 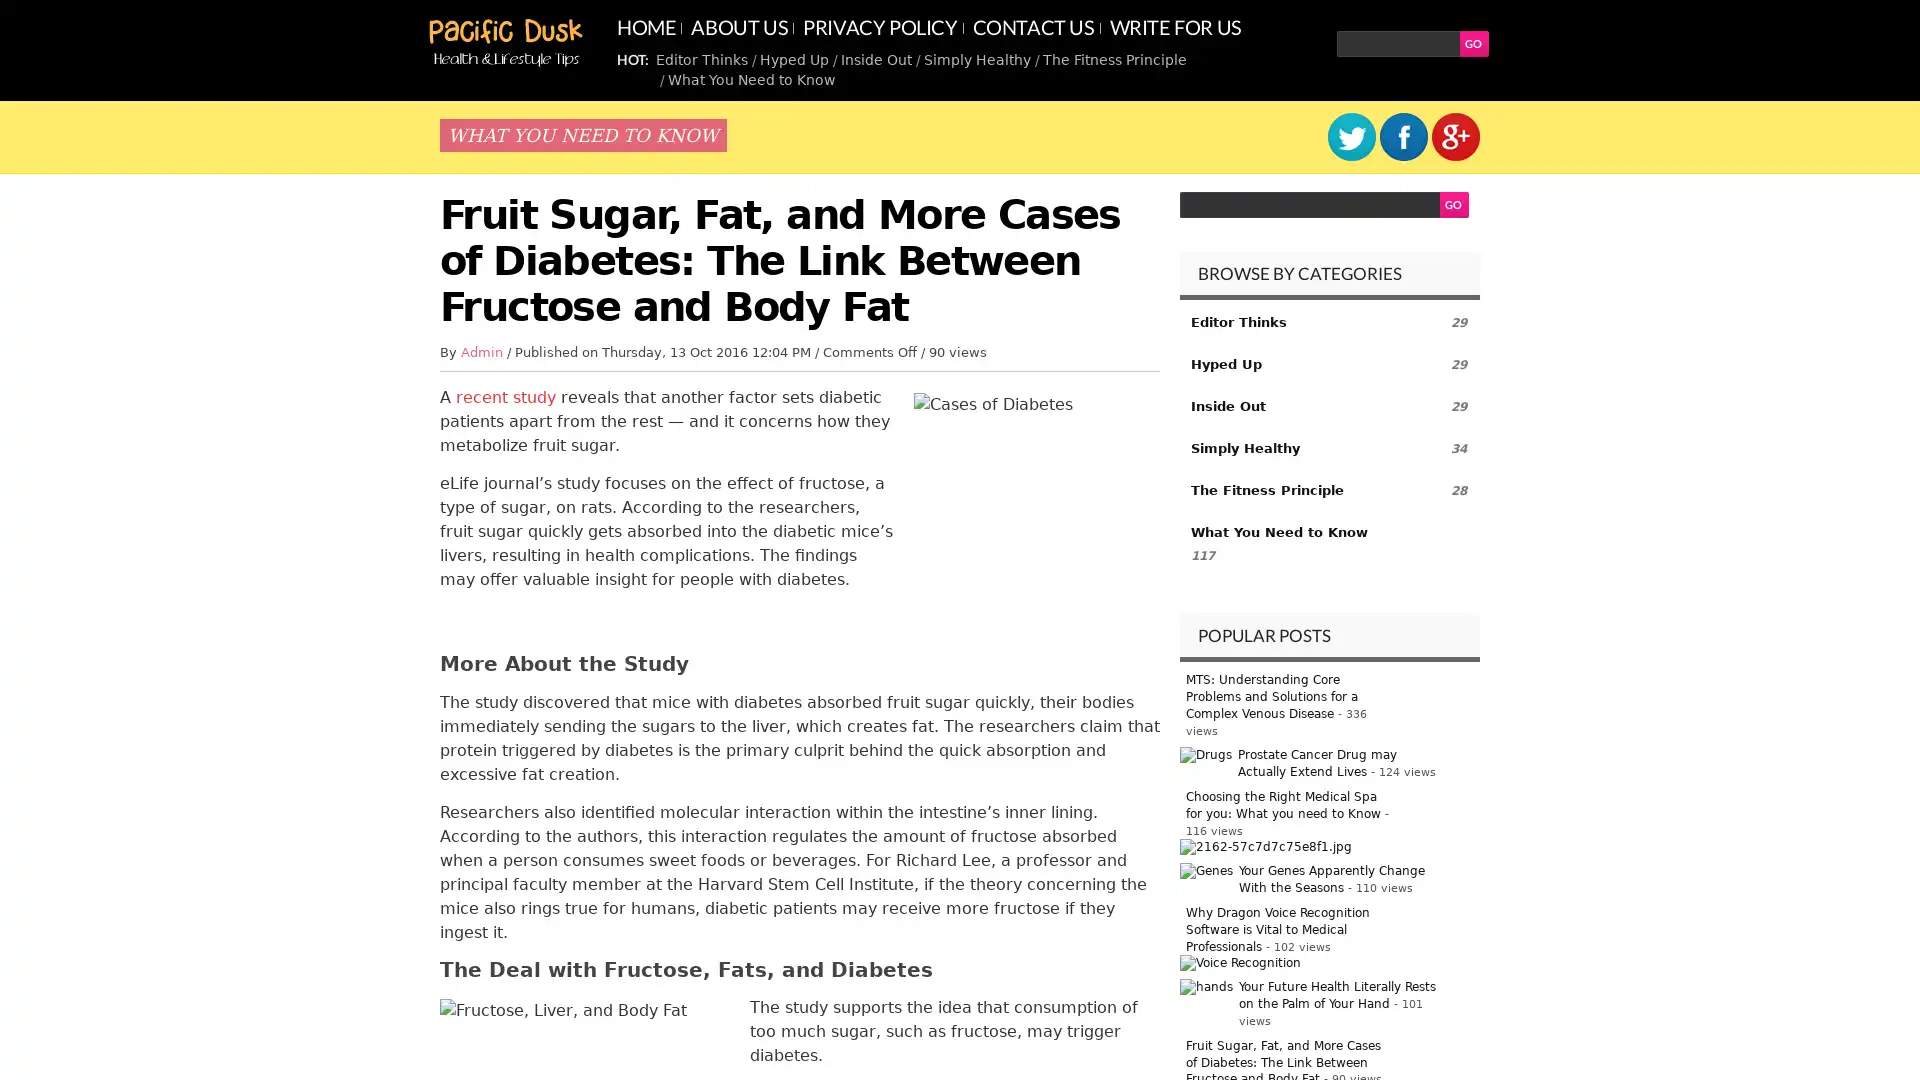 What do you see at coordinates (1474, 43) in the screenshot?
I see `GO` at bounding box center [1474, 43].